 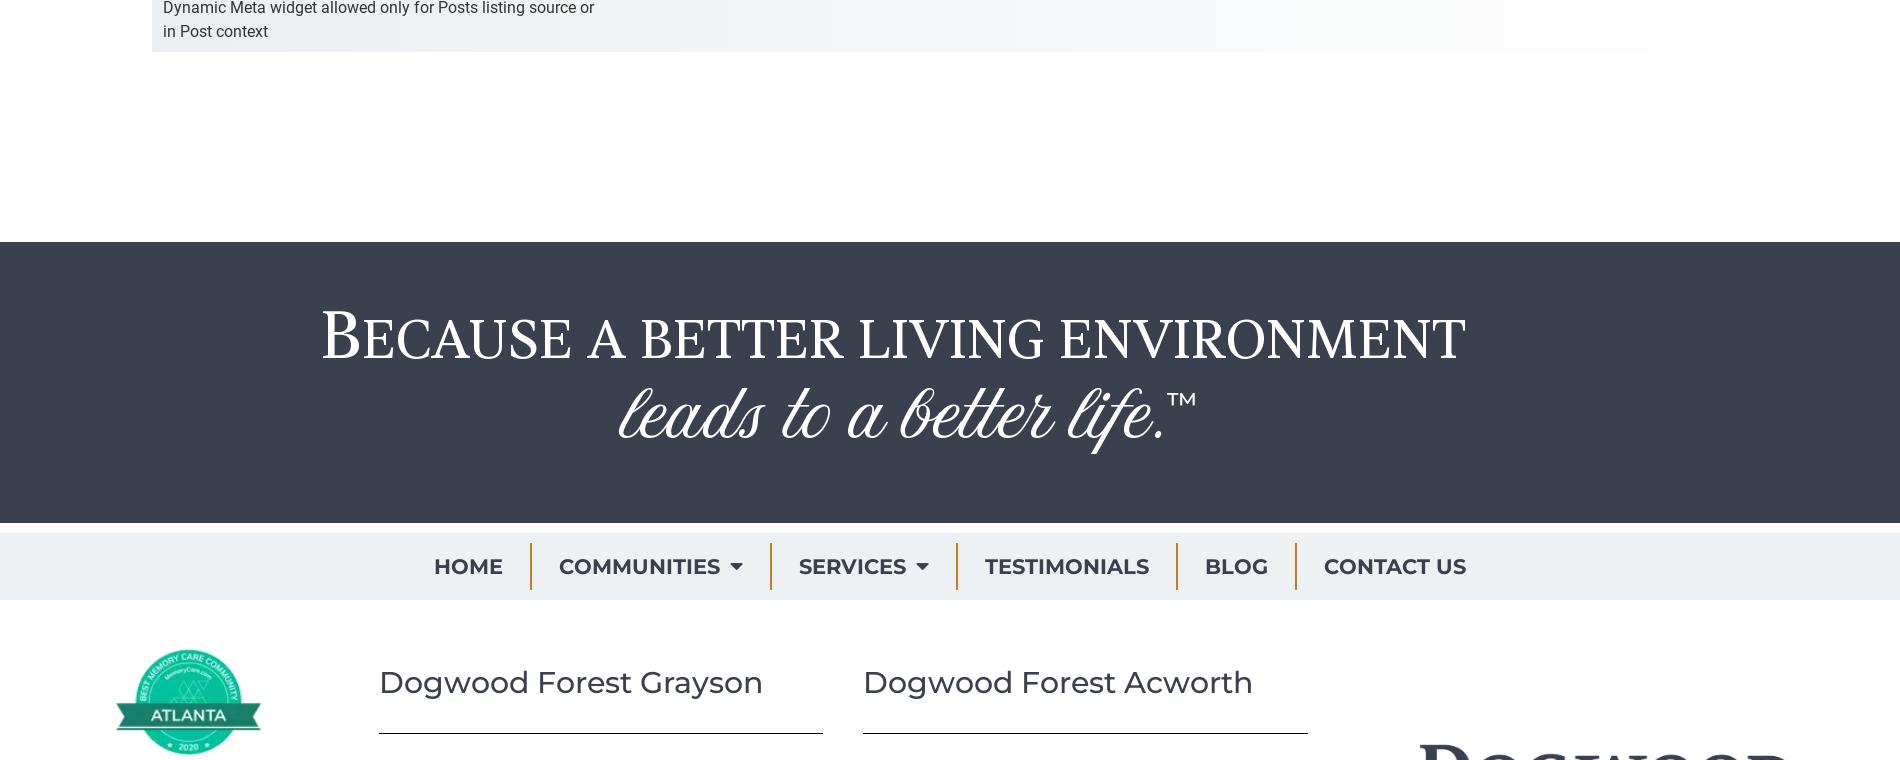 What do you see at coordinates (1235, 565) in the screenshot?
I see `'Blog'` at bounding box center [1235, 565].